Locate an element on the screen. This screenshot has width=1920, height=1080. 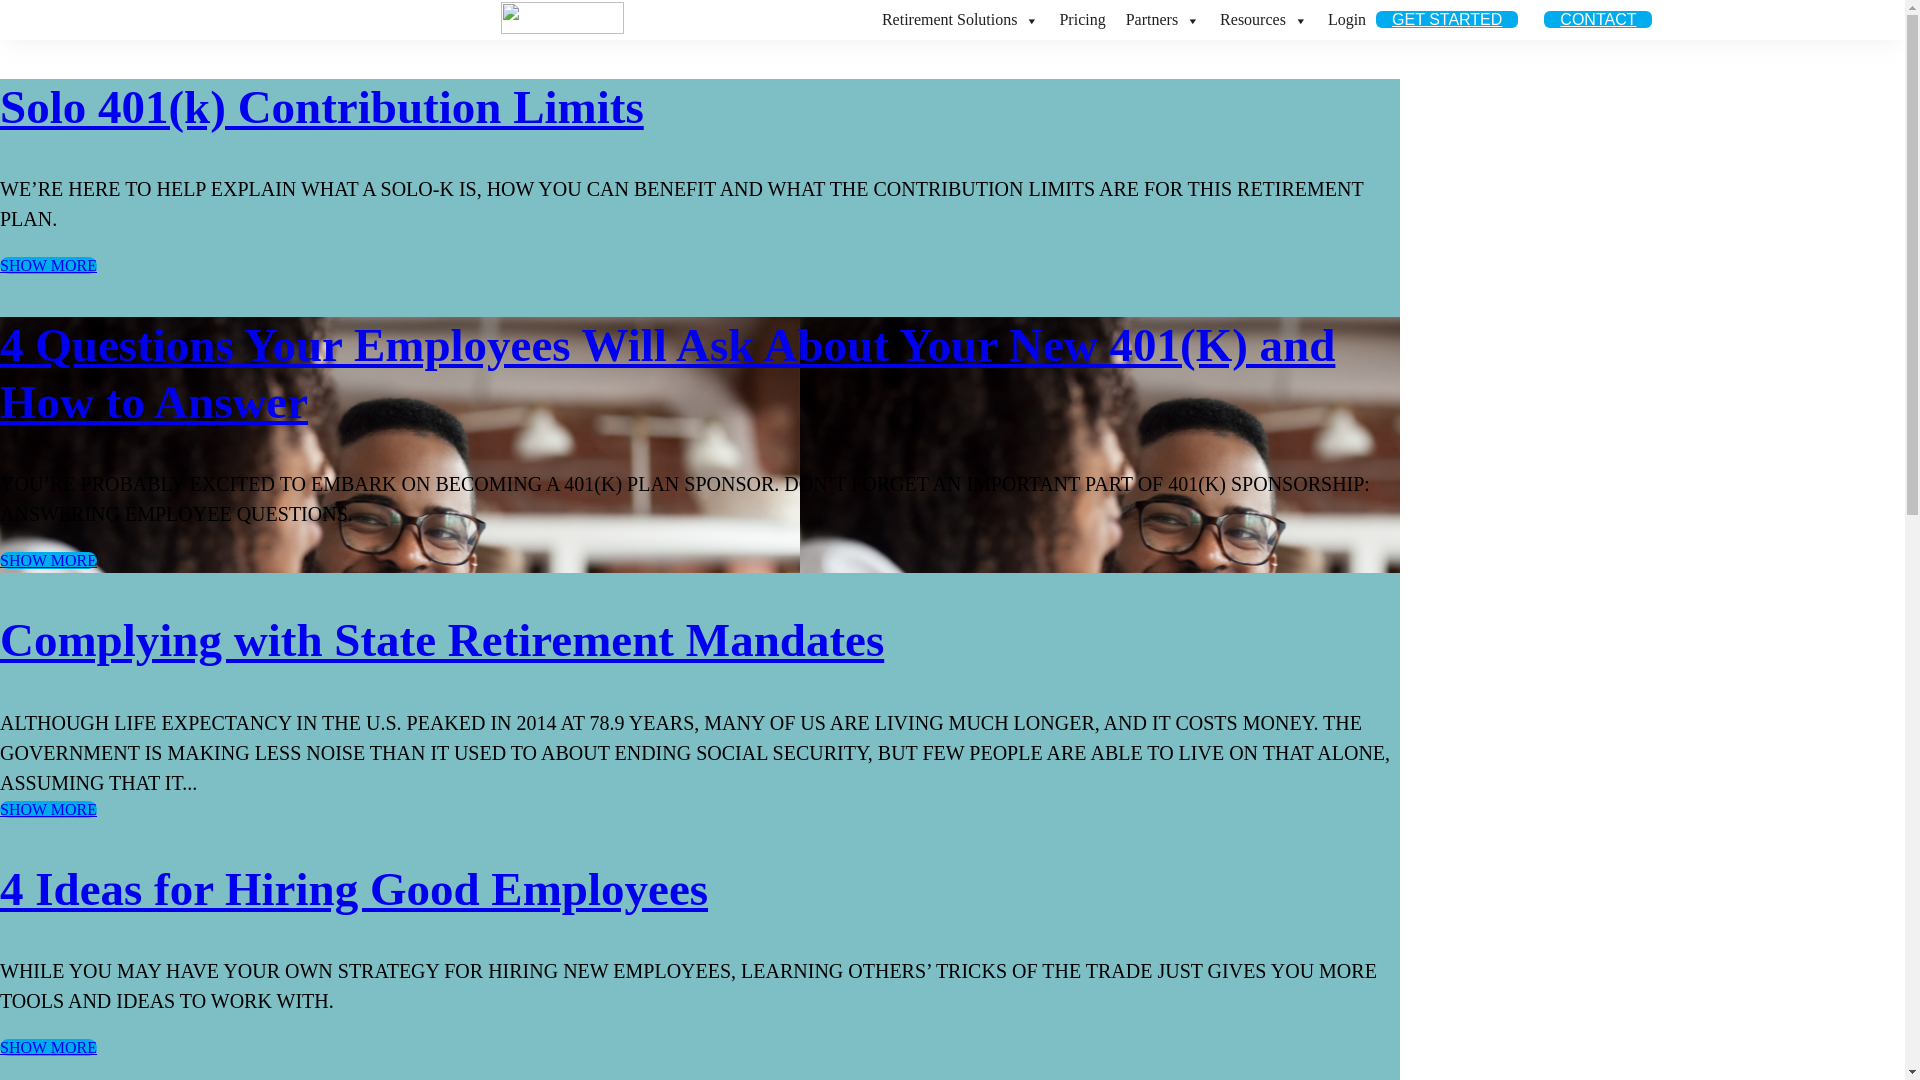
'Resources' is located at coordinates (1262, 19).